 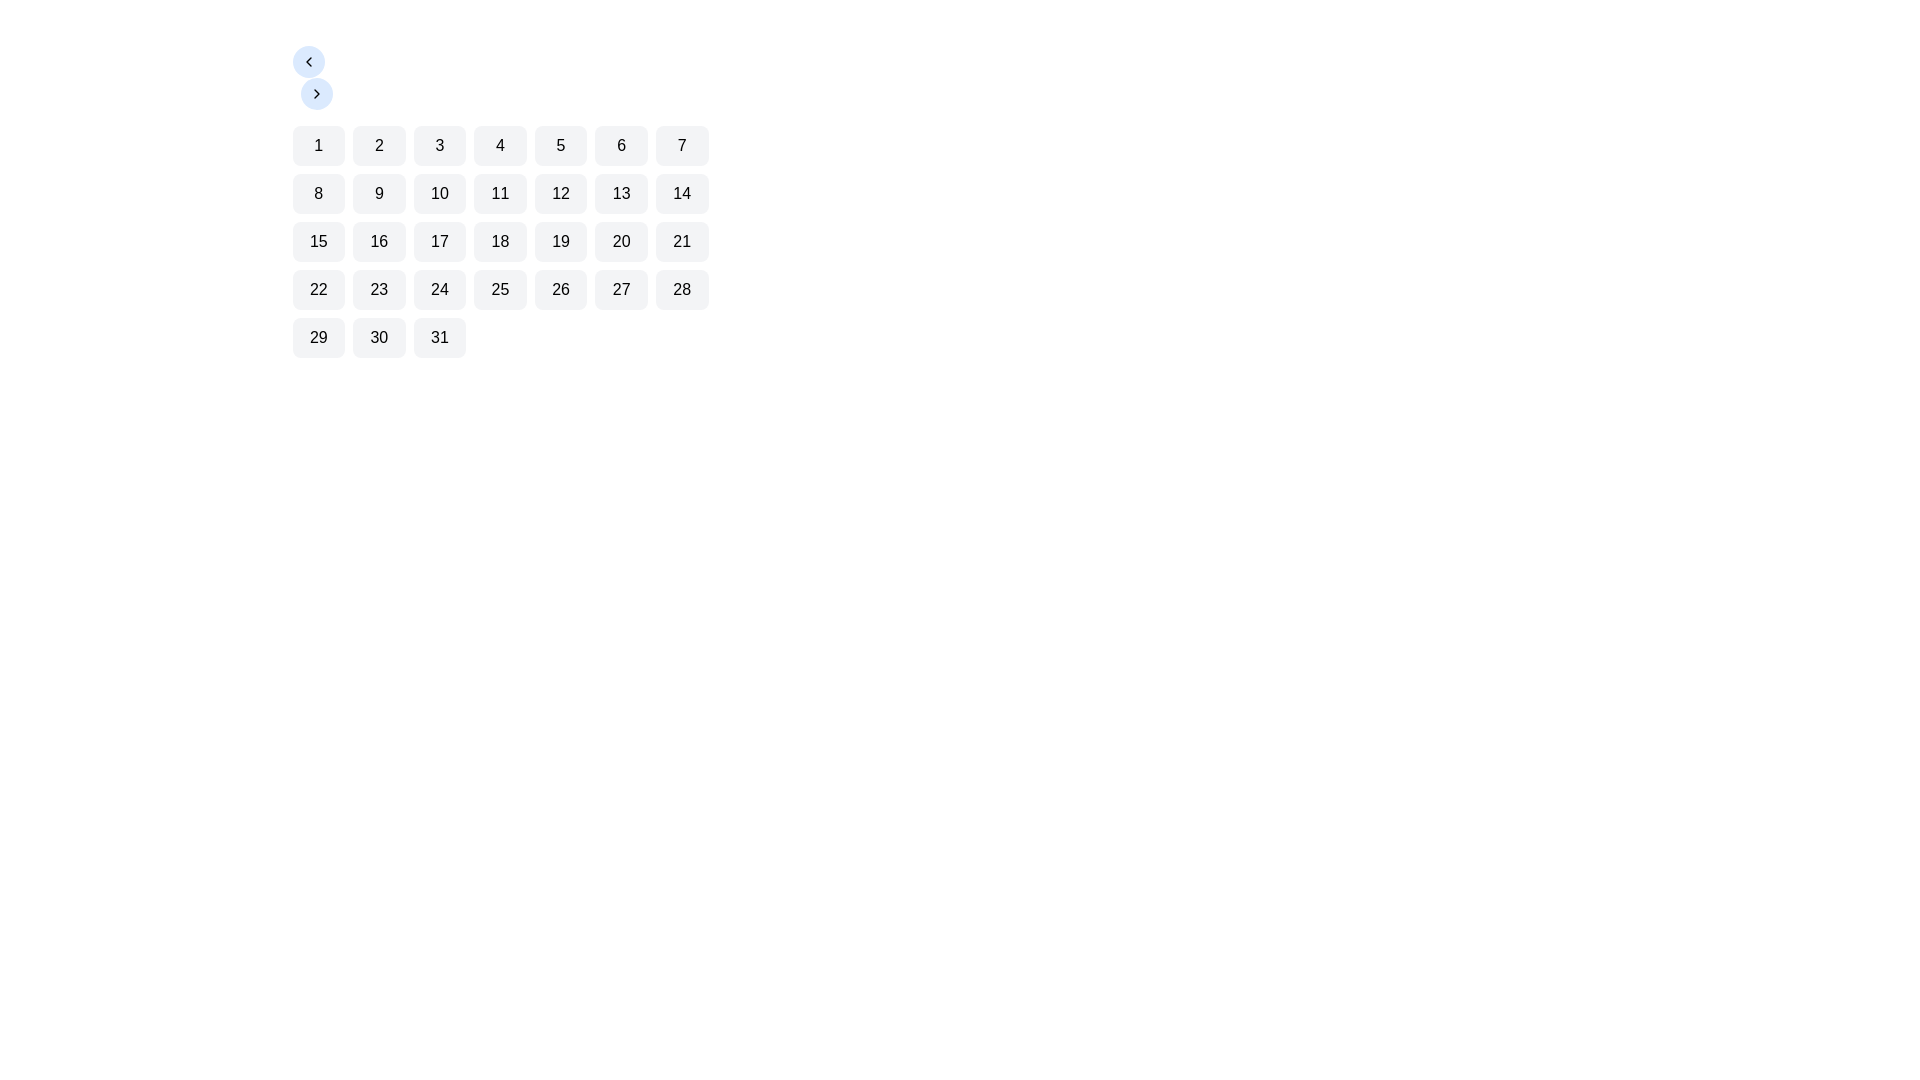 What do you see at coordinates (560, 241) in the screenshot?
I see `the non-interactive grid cell element displaying the number '19', which is styled with a light gray background and rounded corners, located in the sixth row and third column of the grid` at bounding box center [560, 241].